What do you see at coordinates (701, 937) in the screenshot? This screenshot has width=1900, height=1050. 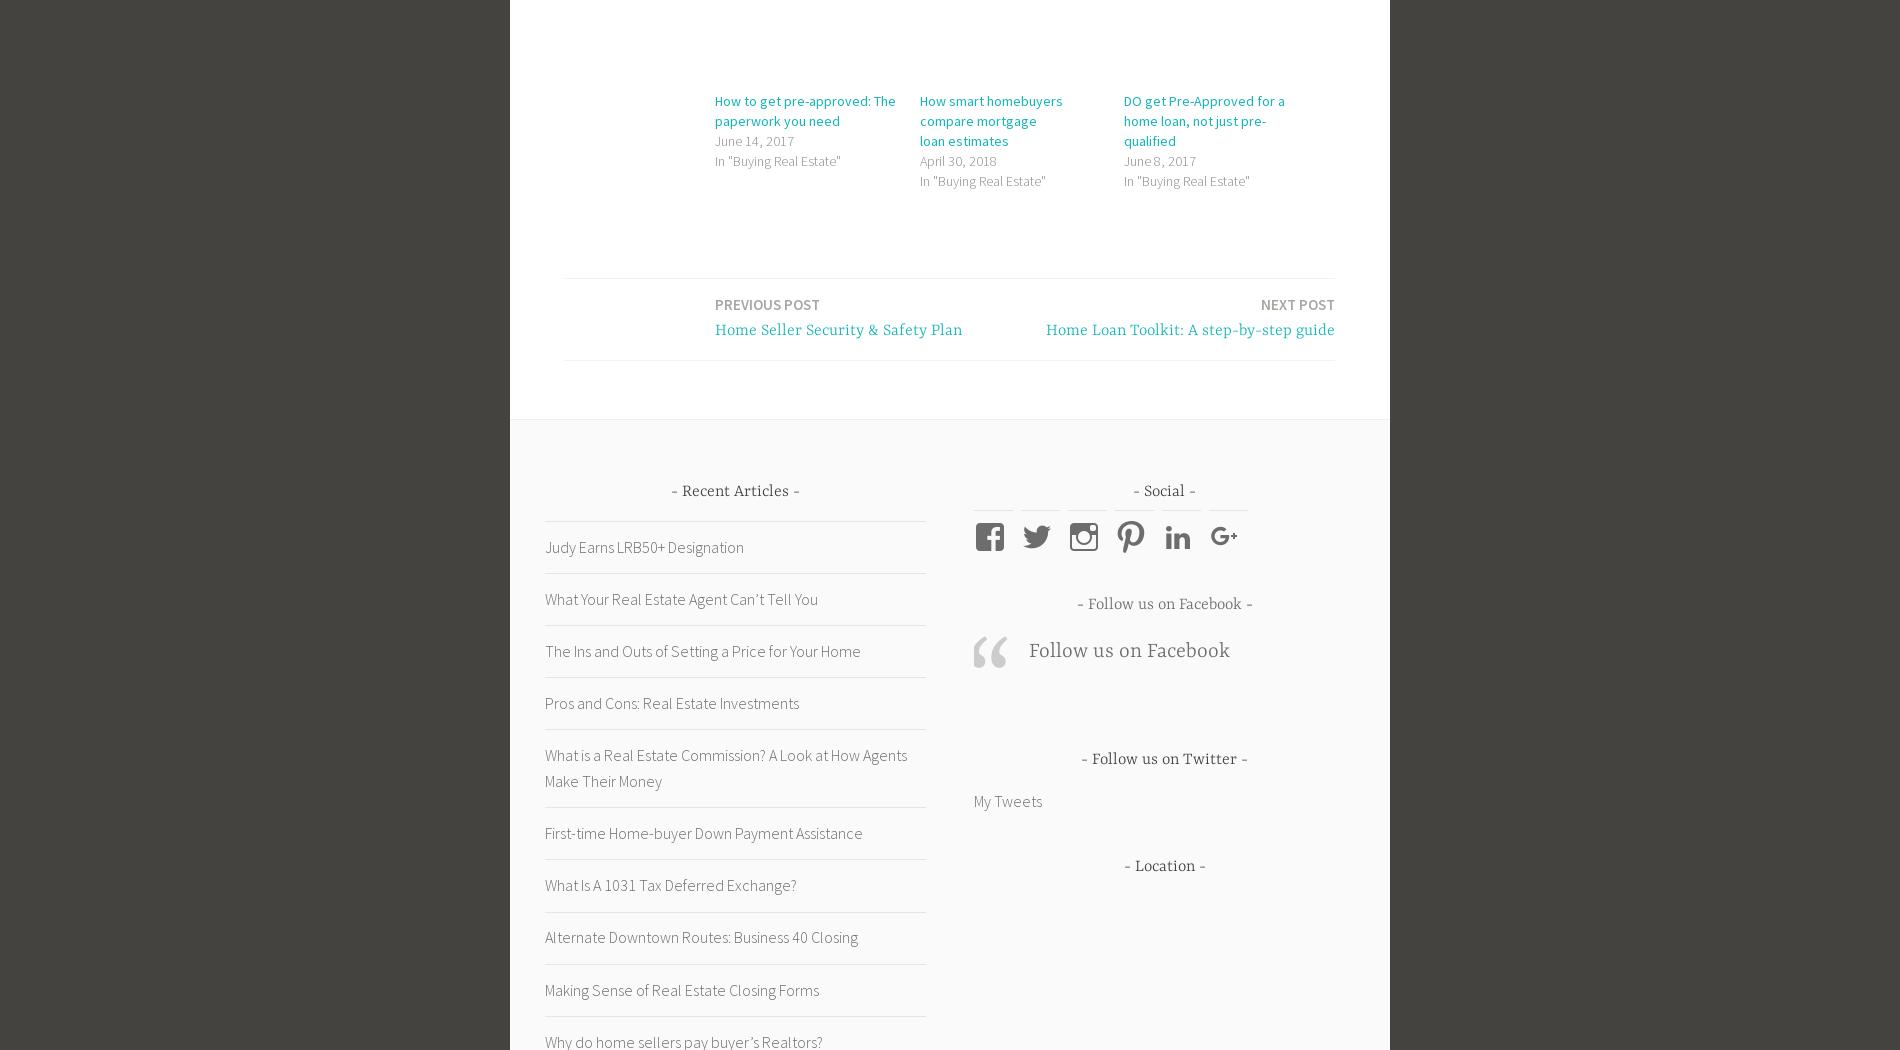 I see `'Alternate Downtown Routes: Business 40 Closing'` at bounding box center [701, 937].